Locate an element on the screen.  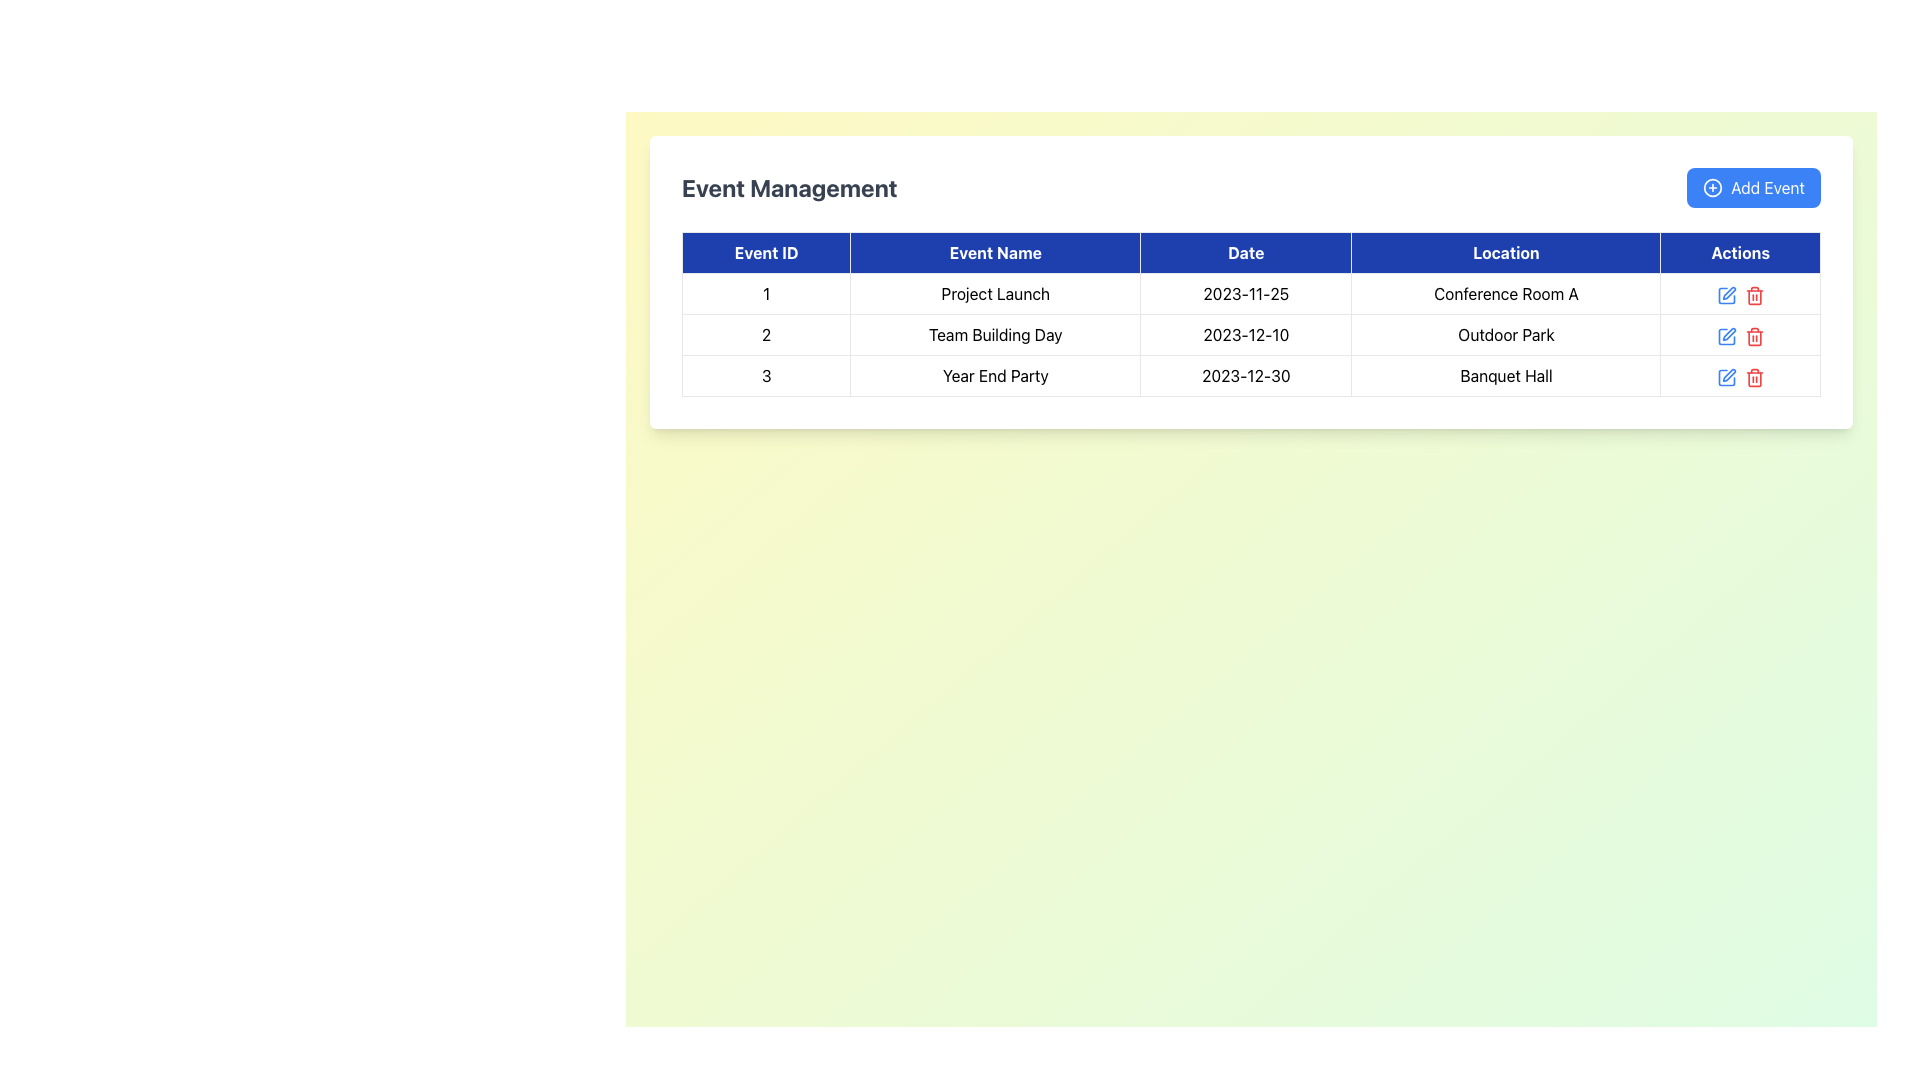
text '2023-12-30' displayed in plain black font inside the third cell of the 'Date' column in the 'Event Management' table, which is part of the row containing 'Year End Party' and 'Banquet Hall' is located at coordinates (1245, 375).